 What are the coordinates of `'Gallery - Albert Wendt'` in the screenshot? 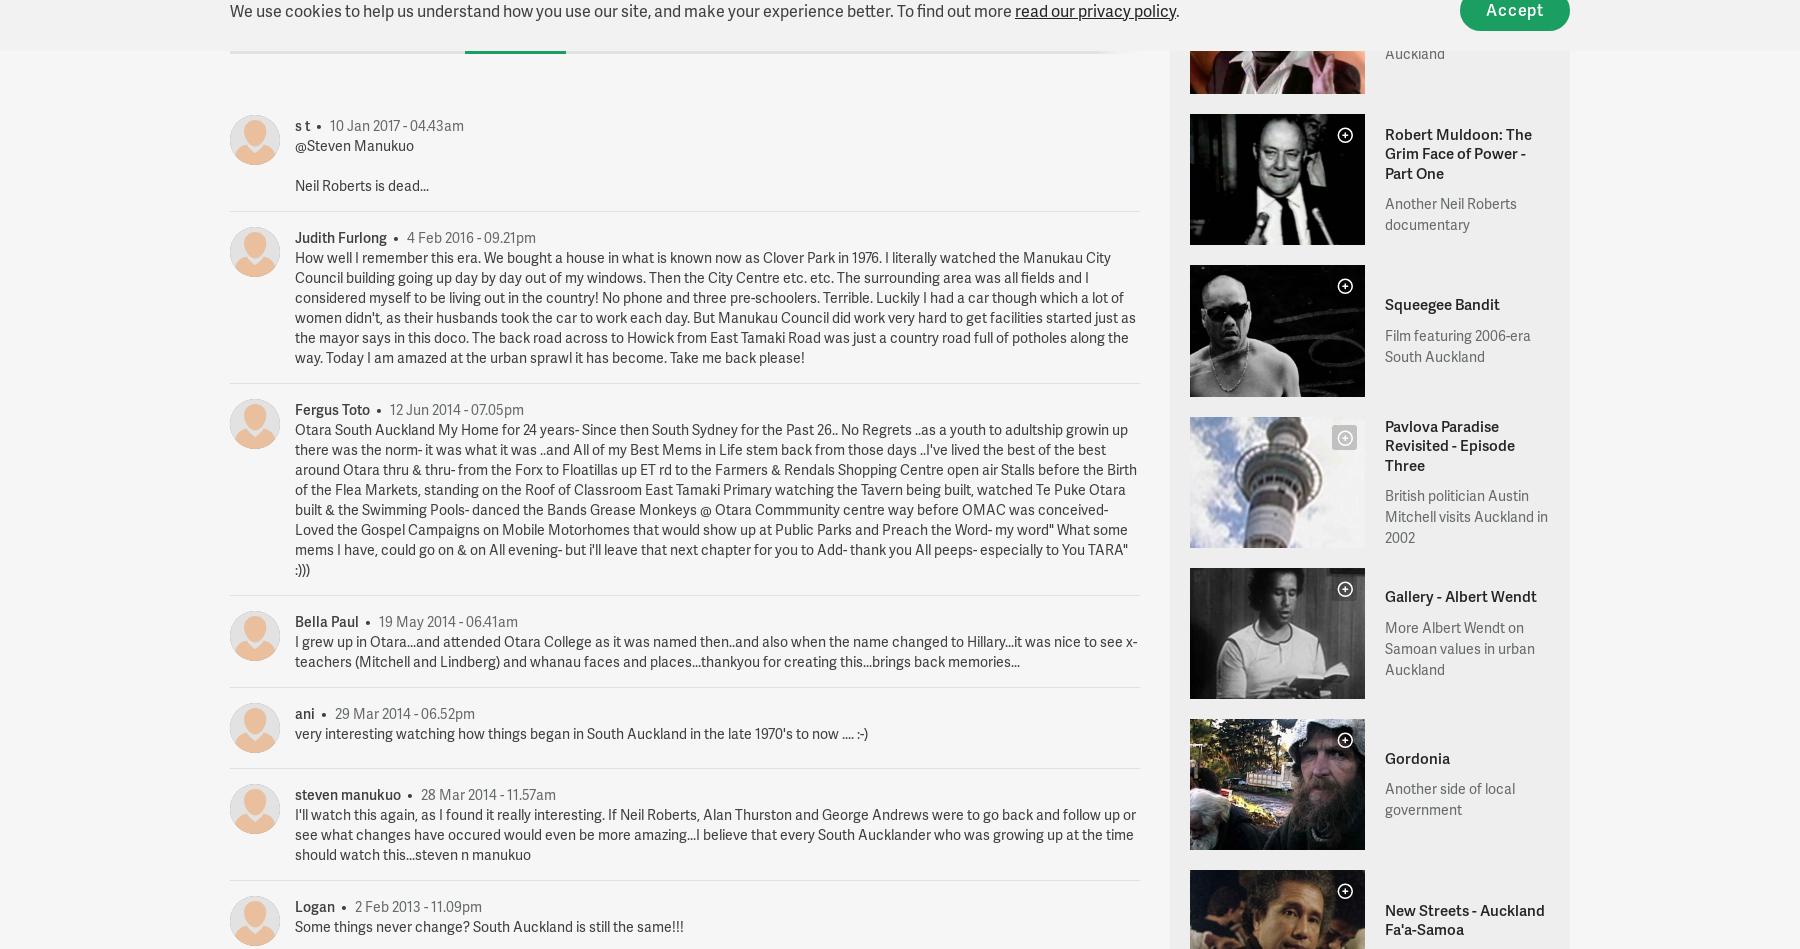 It's located at (1458, 594).